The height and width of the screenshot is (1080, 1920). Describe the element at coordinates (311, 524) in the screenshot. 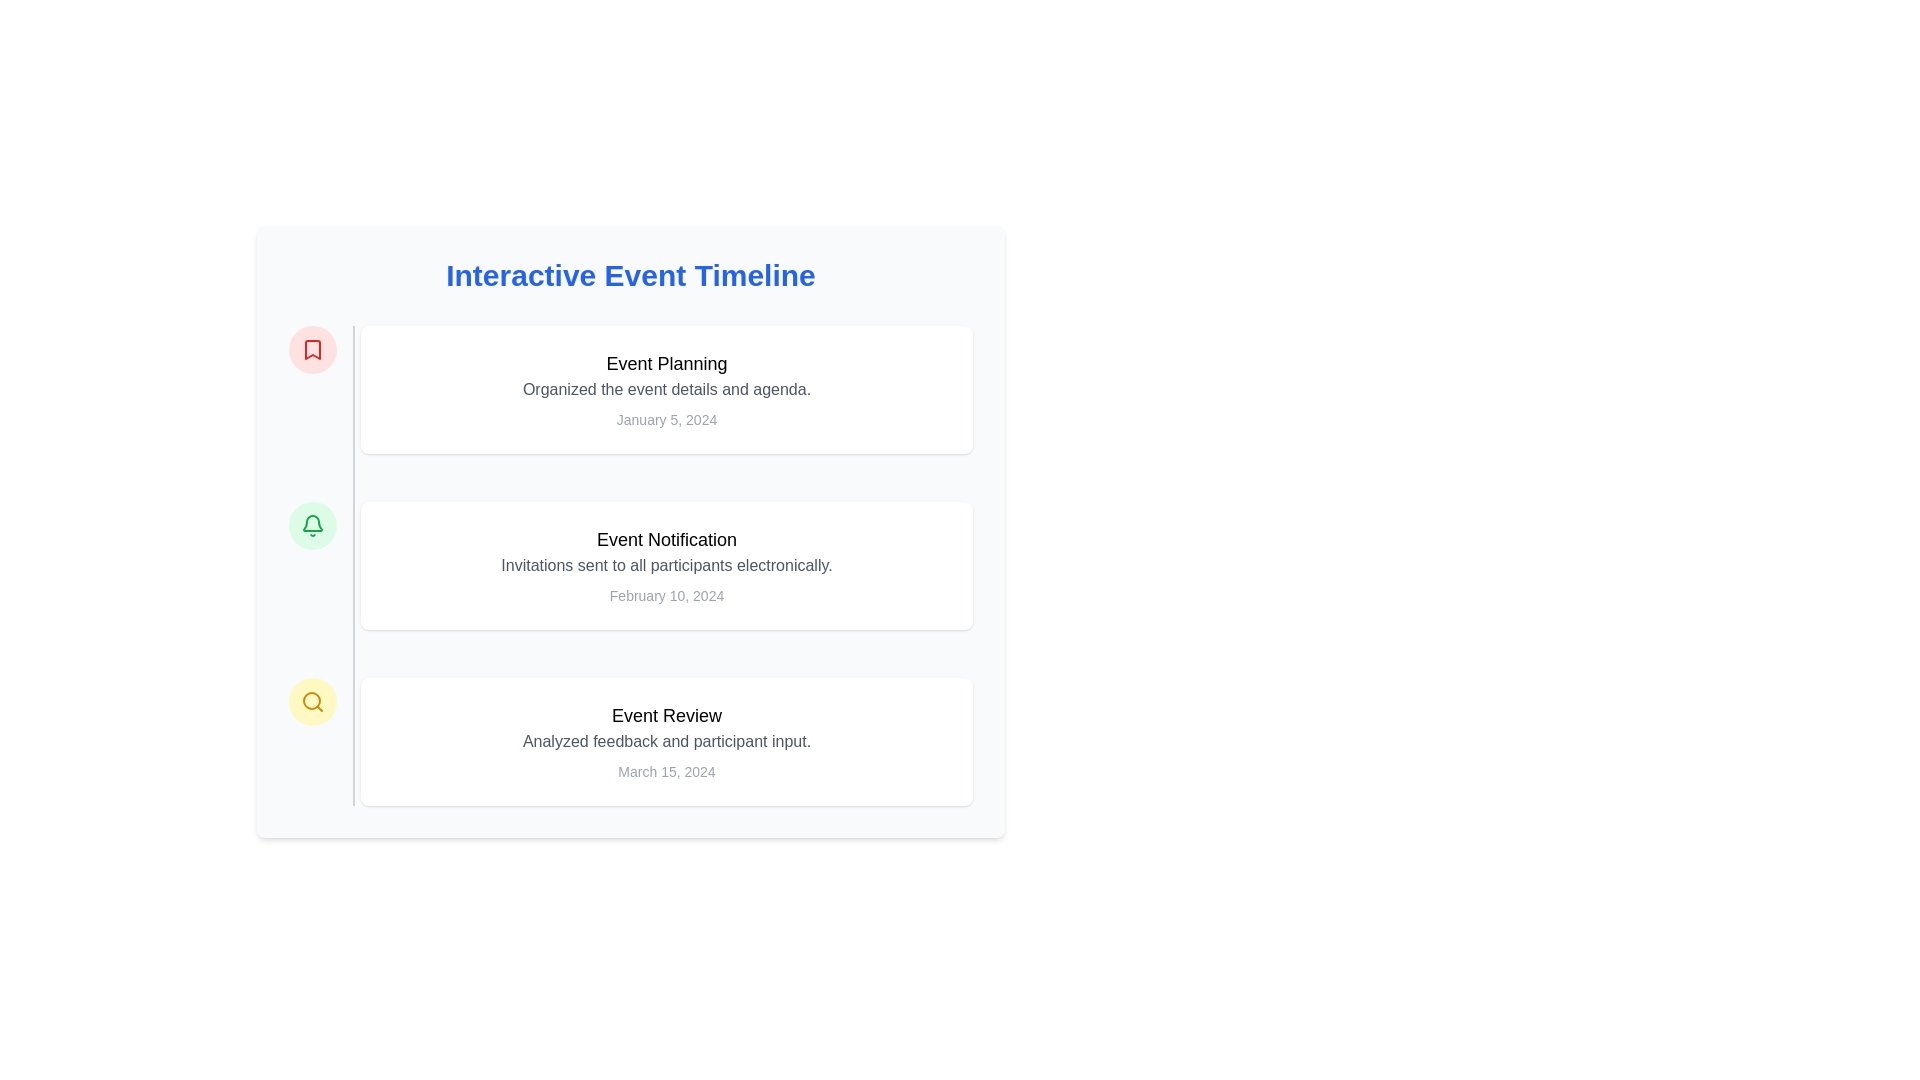

I see `the circular green icon with a bell symbol located in the second entry of the vertical timeline, to the left of the 'Event Notification' section` at that location.